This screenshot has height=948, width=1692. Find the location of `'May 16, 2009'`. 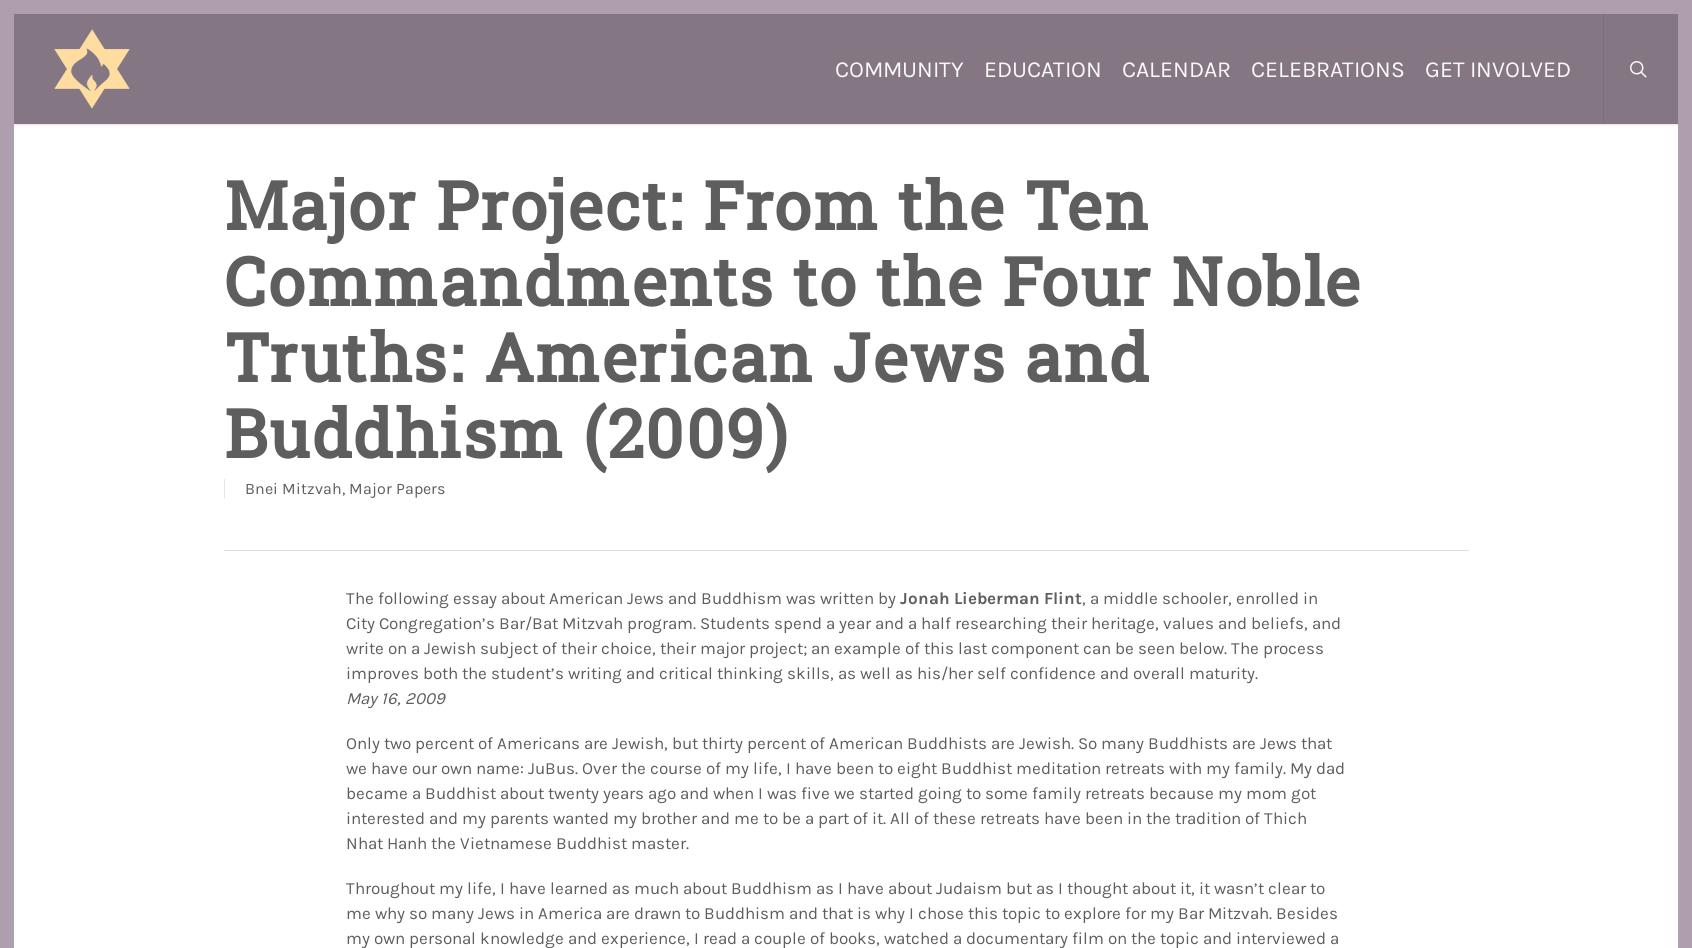

'May 16, 2009' is located at coordinates (395, 697).